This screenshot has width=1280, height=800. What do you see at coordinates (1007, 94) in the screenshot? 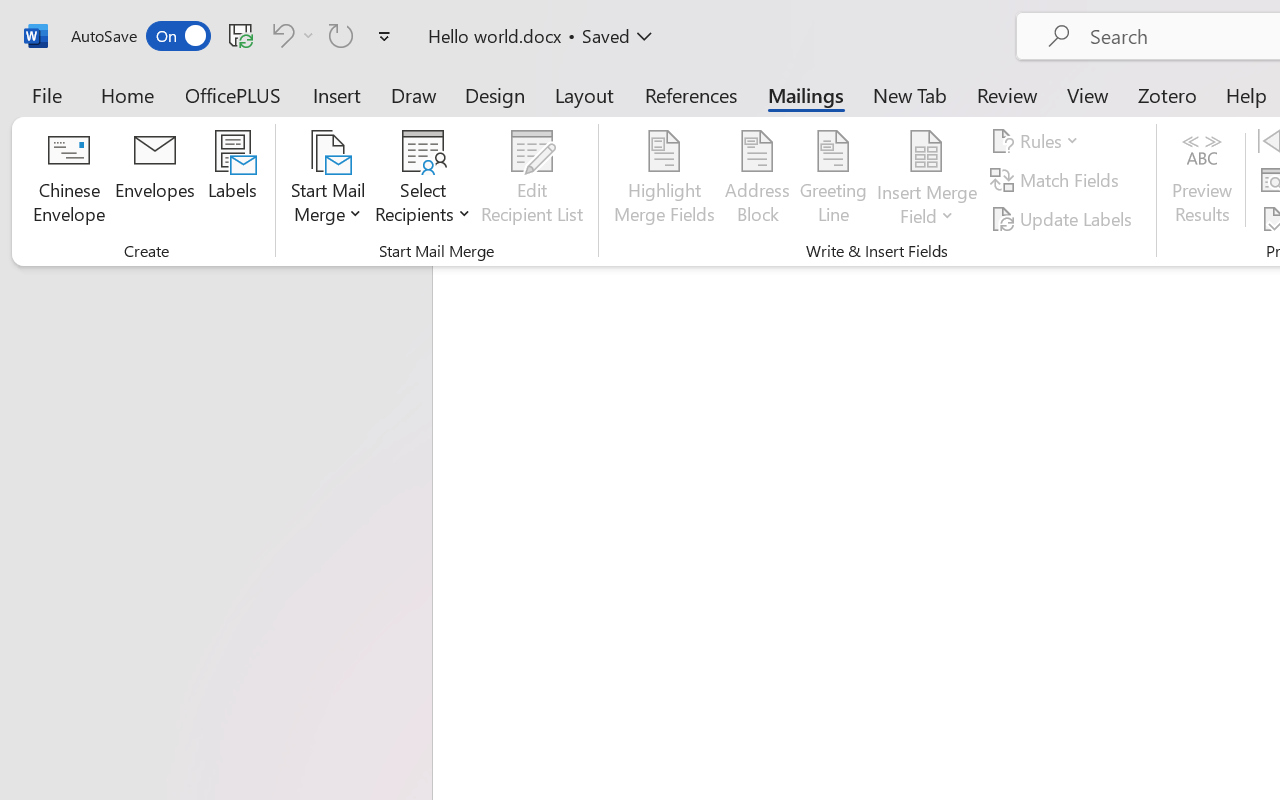
I see `'Review'` at bounding box center [1007, 94].